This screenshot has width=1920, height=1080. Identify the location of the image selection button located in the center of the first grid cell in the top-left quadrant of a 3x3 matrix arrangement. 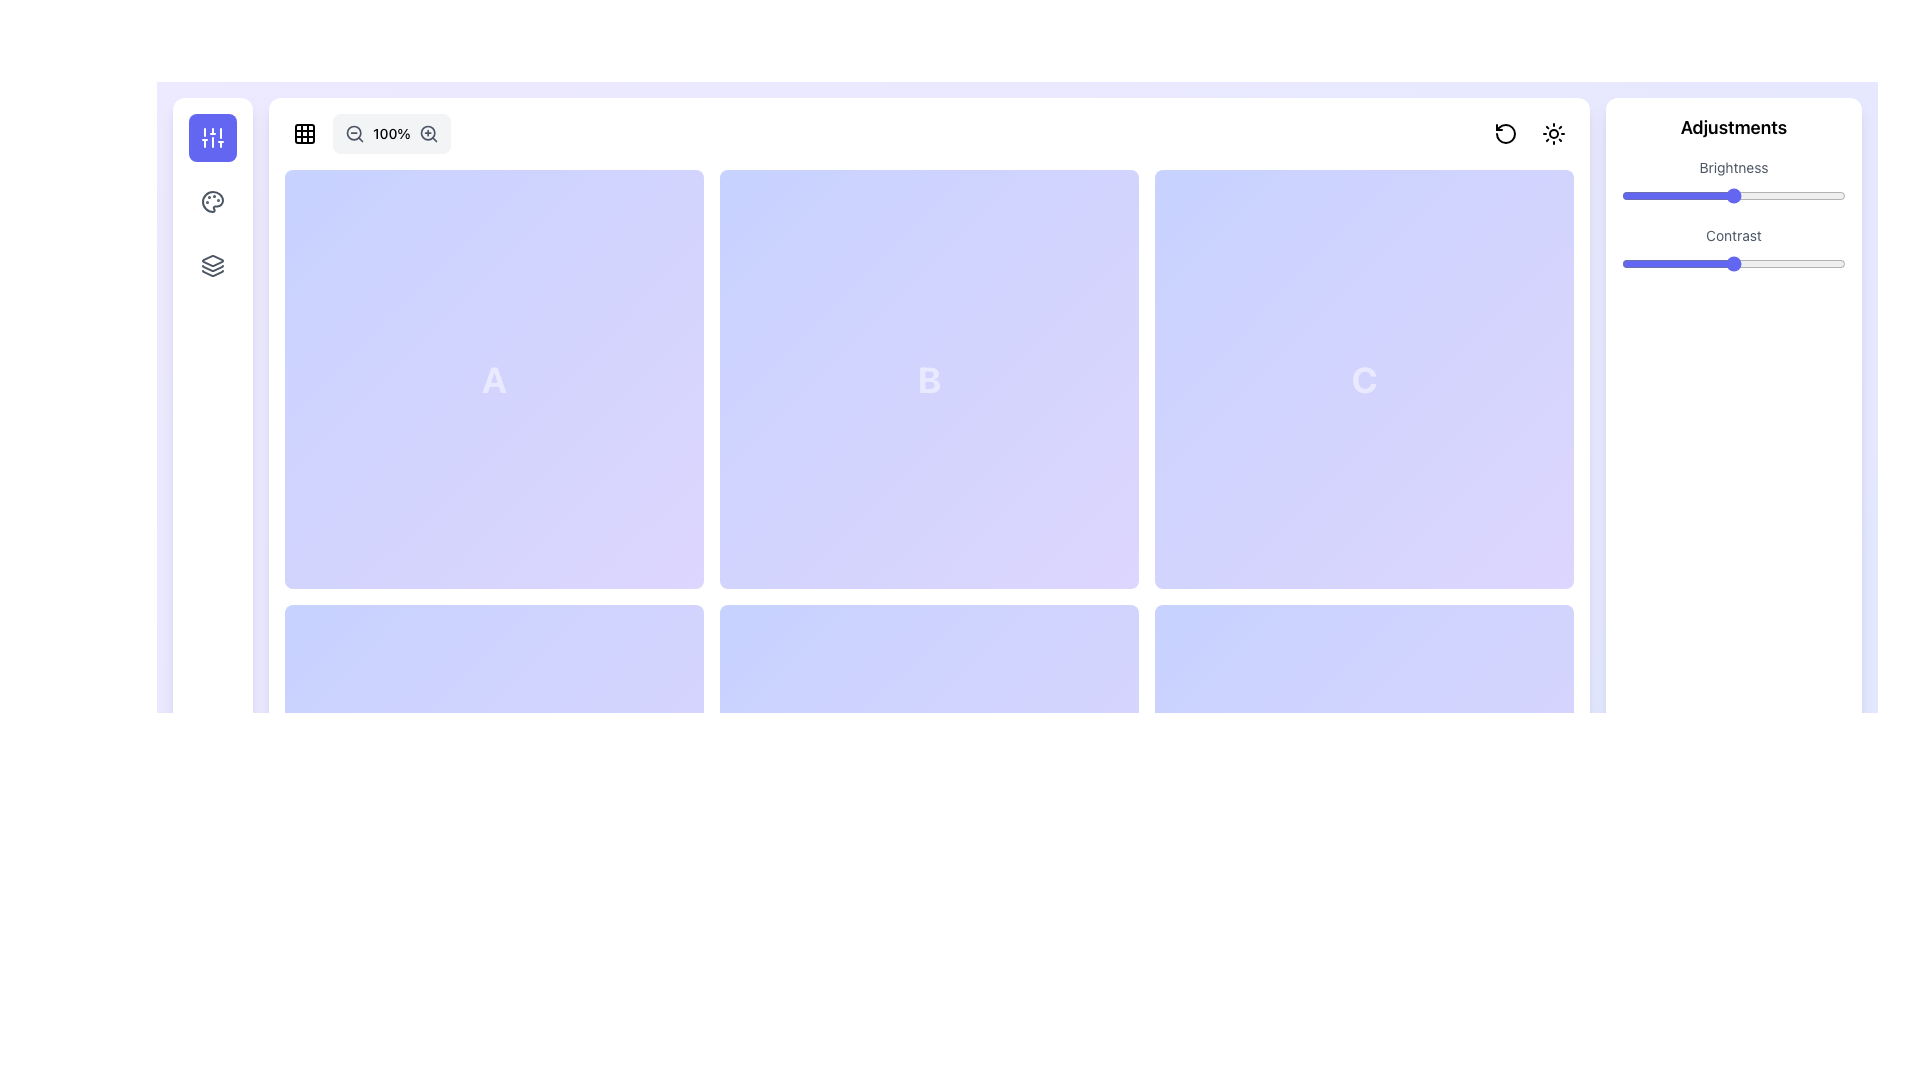
(494, 379).